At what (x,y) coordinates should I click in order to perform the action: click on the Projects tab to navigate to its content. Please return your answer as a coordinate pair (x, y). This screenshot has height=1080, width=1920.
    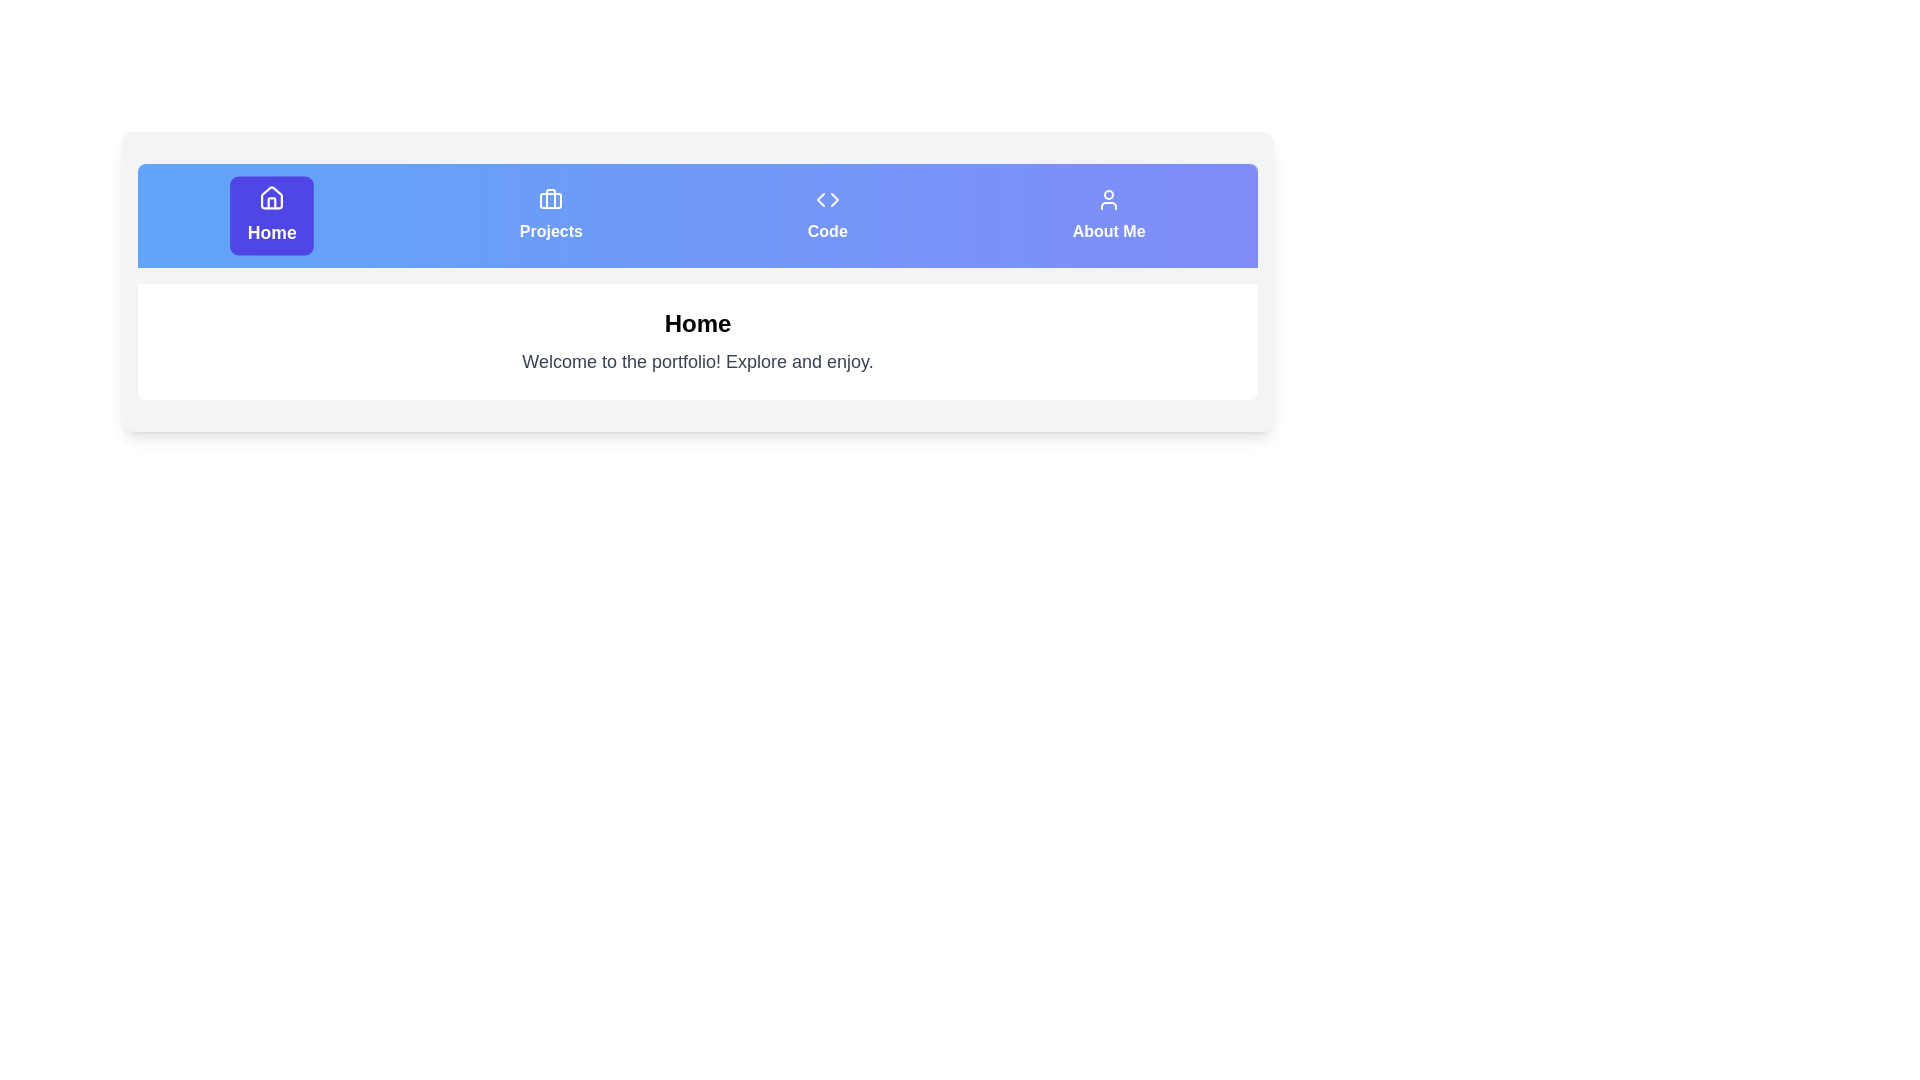
    Looking at the image, I should click on (551, 216).